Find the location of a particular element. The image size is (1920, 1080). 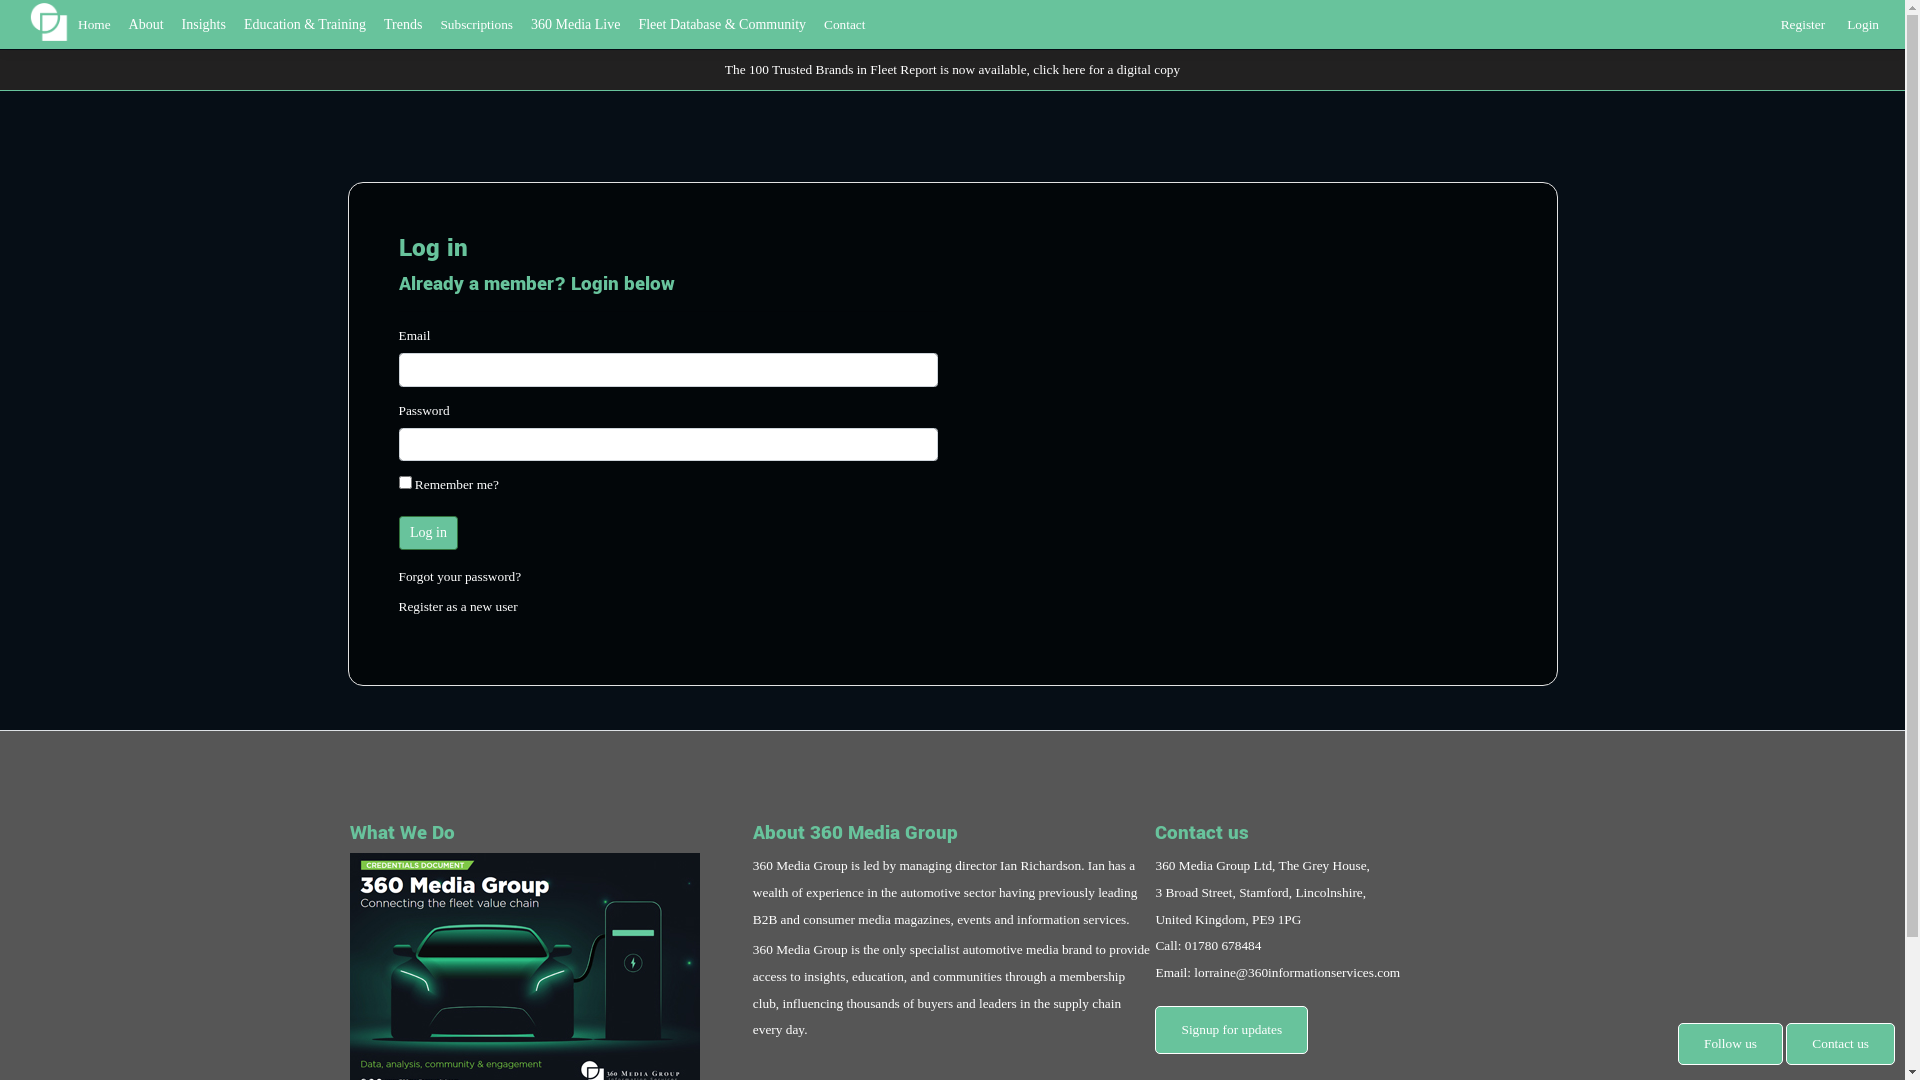

'Register' is located at coordinates (1803, 20).